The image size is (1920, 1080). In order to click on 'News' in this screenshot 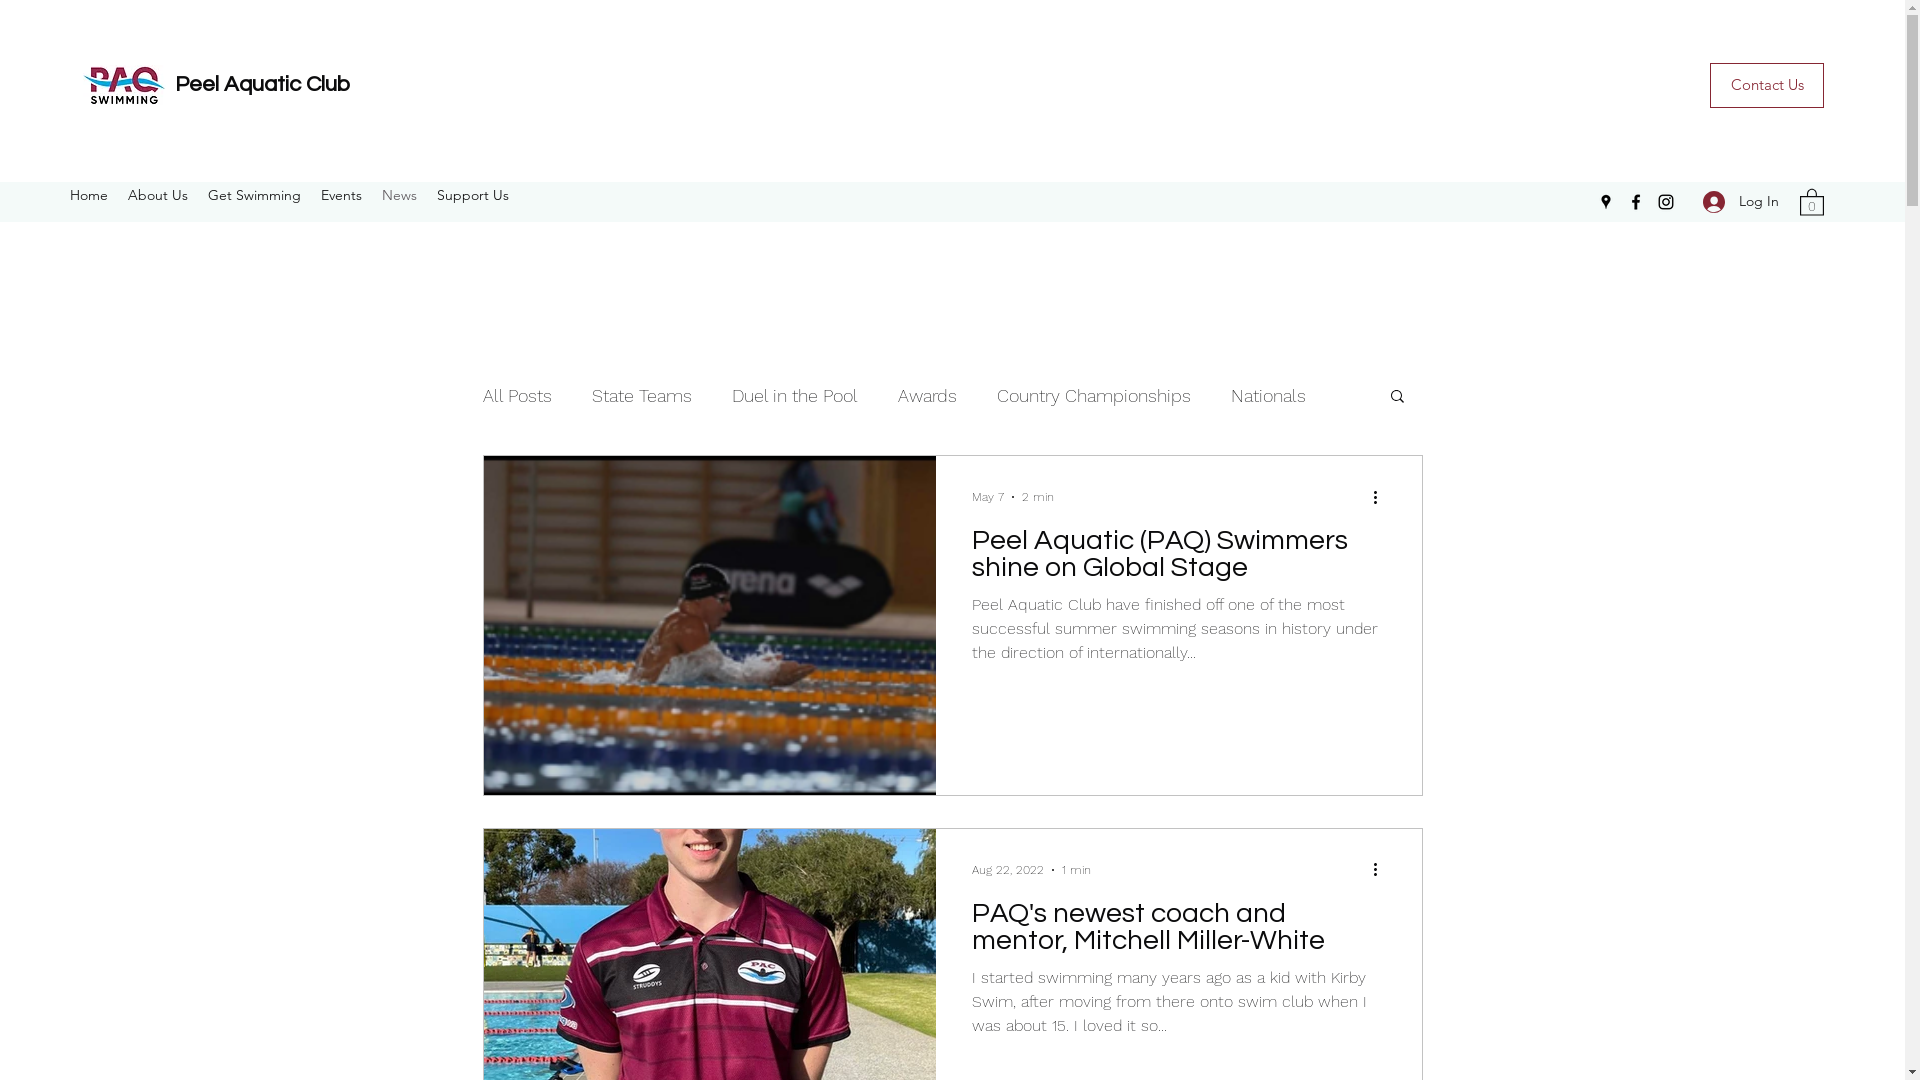, I will do `click(399, 195)`.